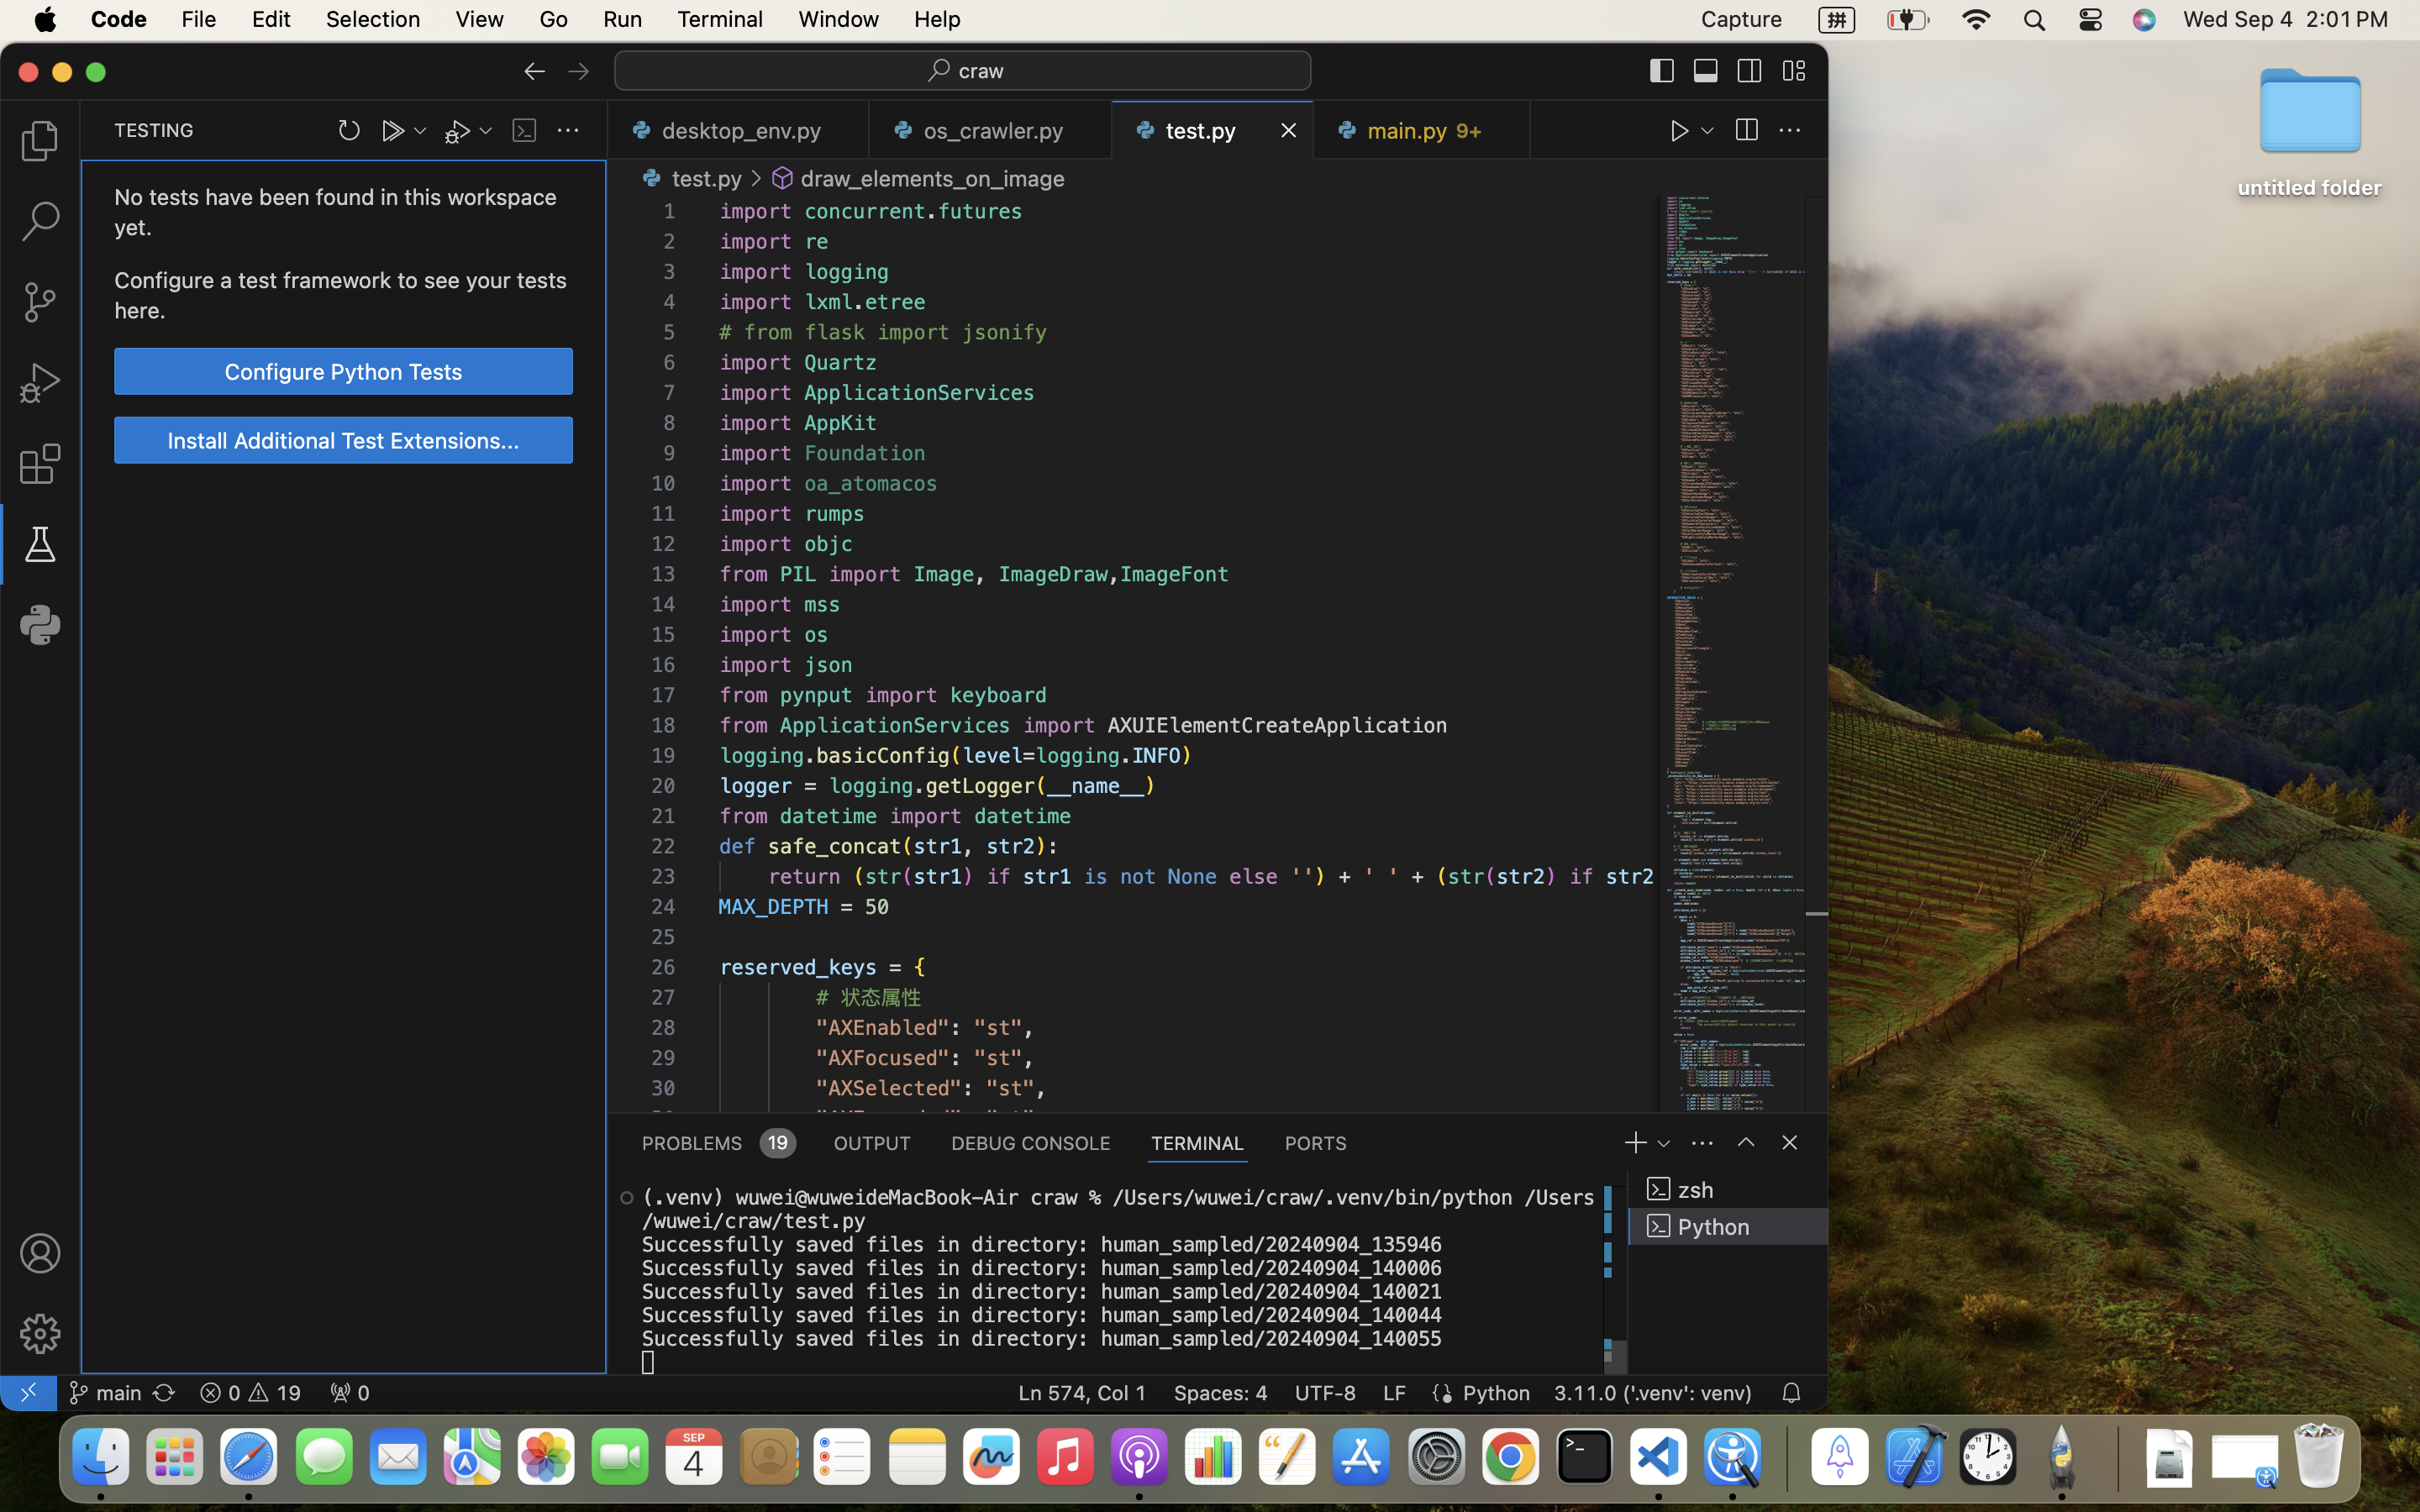  Describe the element at coordinates (1728, 1225) in the screenshot. I see `'Python '` at that location.